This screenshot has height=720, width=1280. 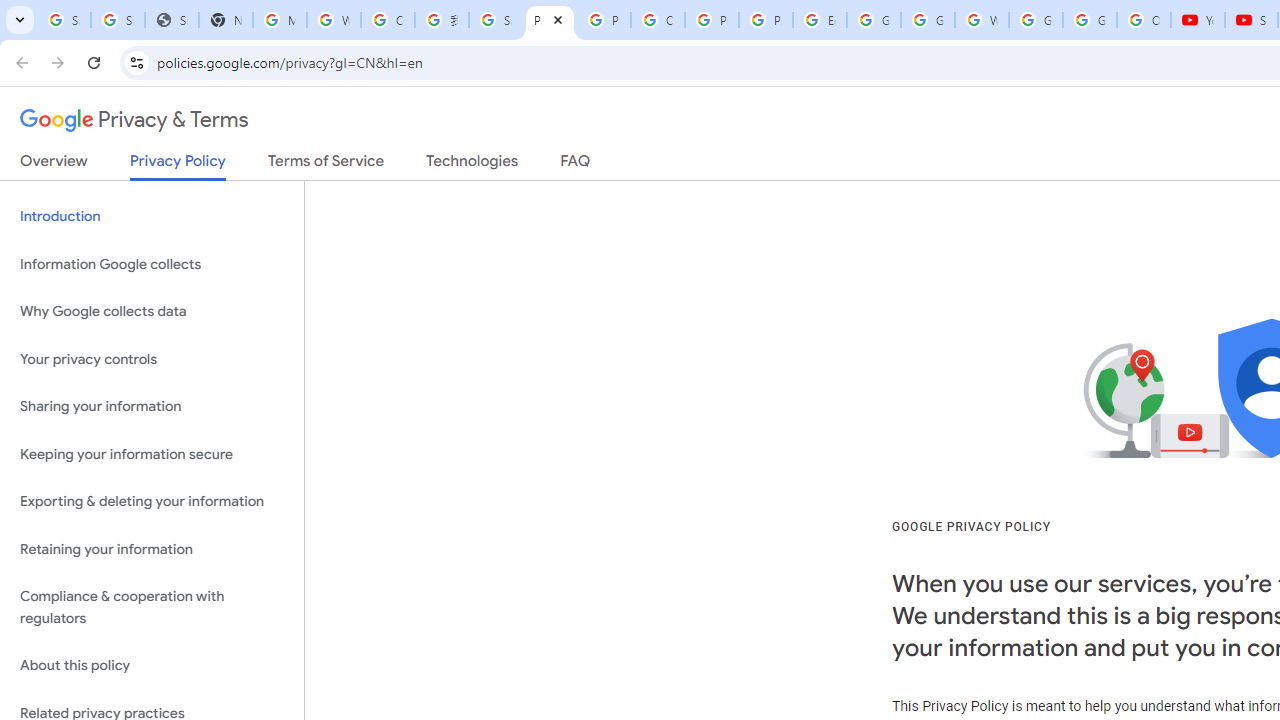 What do you see at coordinates (151, 549) in the screenshot?
I see `'Retaining your information'` at bounding box center [151, 549].